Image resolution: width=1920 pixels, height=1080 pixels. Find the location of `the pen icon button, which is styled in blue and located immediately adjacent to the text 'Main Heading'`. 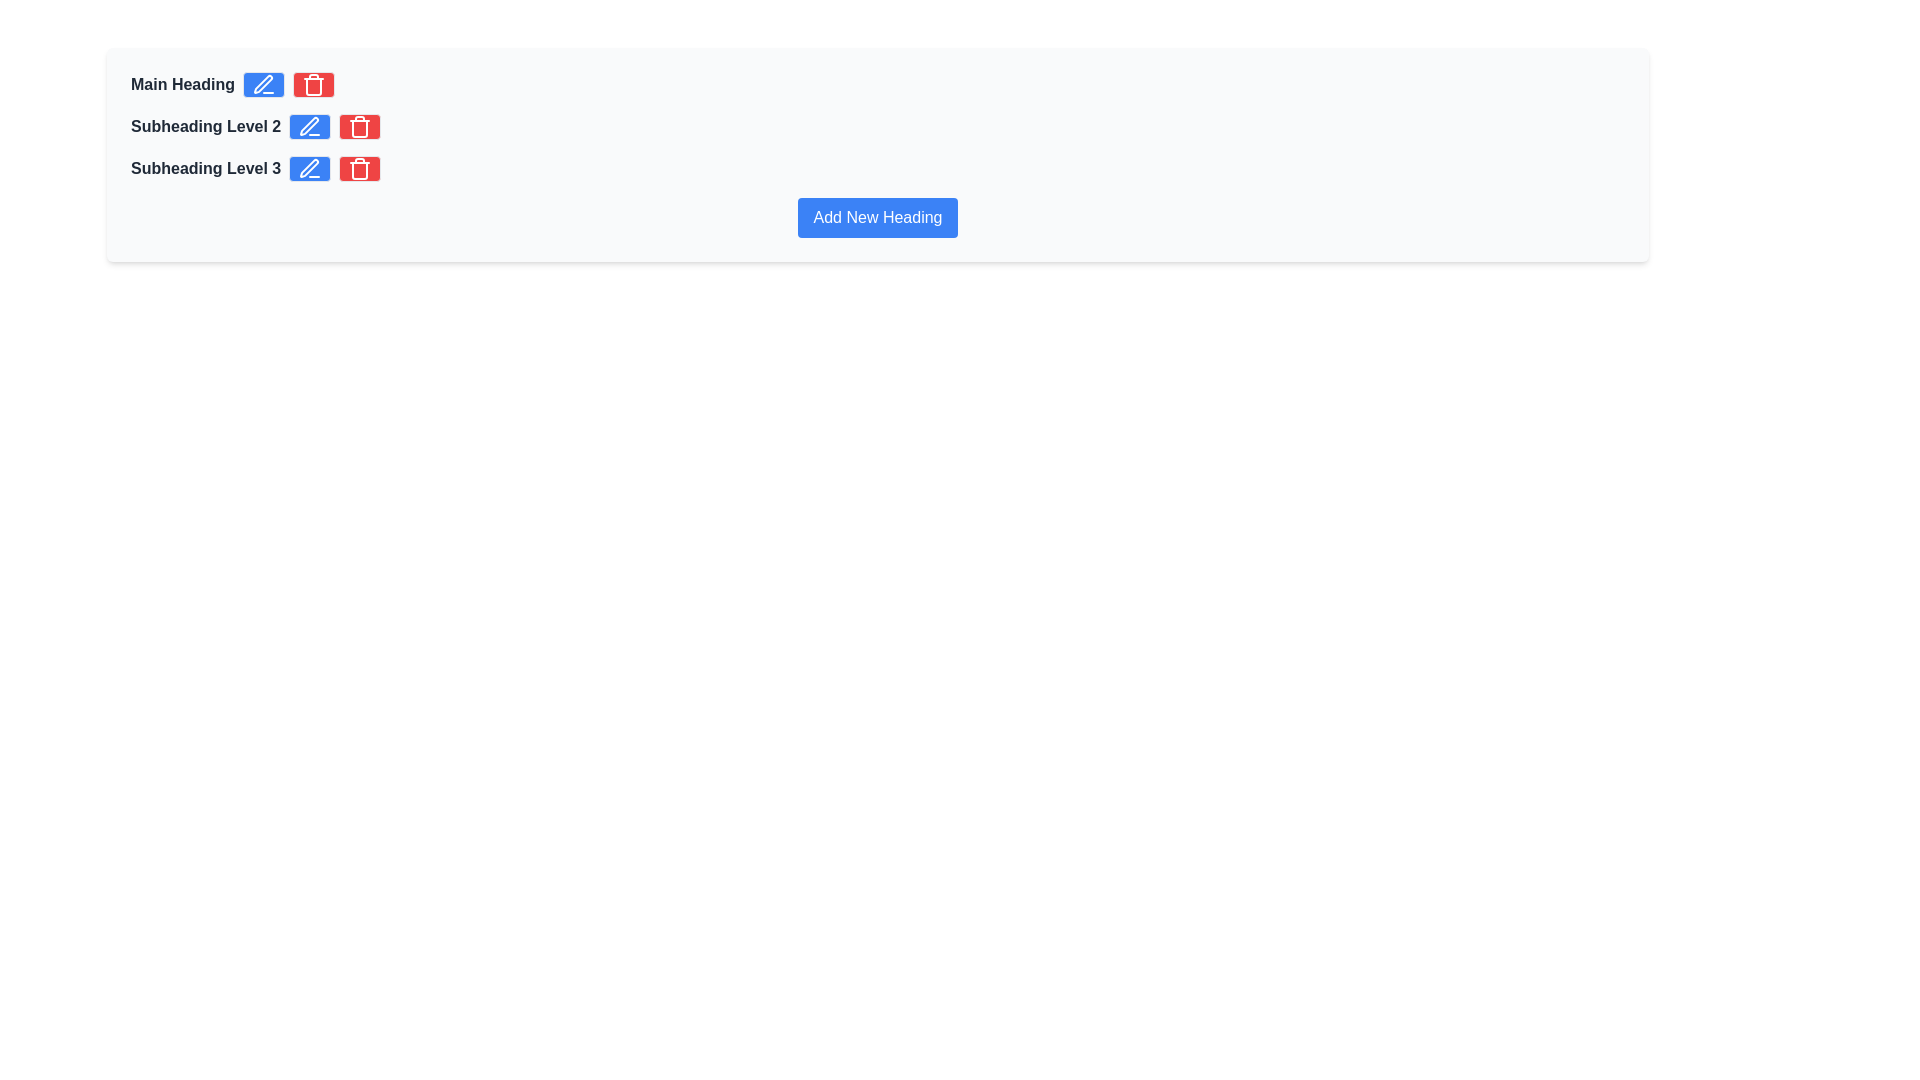

the pen icon button, which is styled in blue and located immediately adjacent to the text 'Main Heading' is located at coordinates (263, 83).